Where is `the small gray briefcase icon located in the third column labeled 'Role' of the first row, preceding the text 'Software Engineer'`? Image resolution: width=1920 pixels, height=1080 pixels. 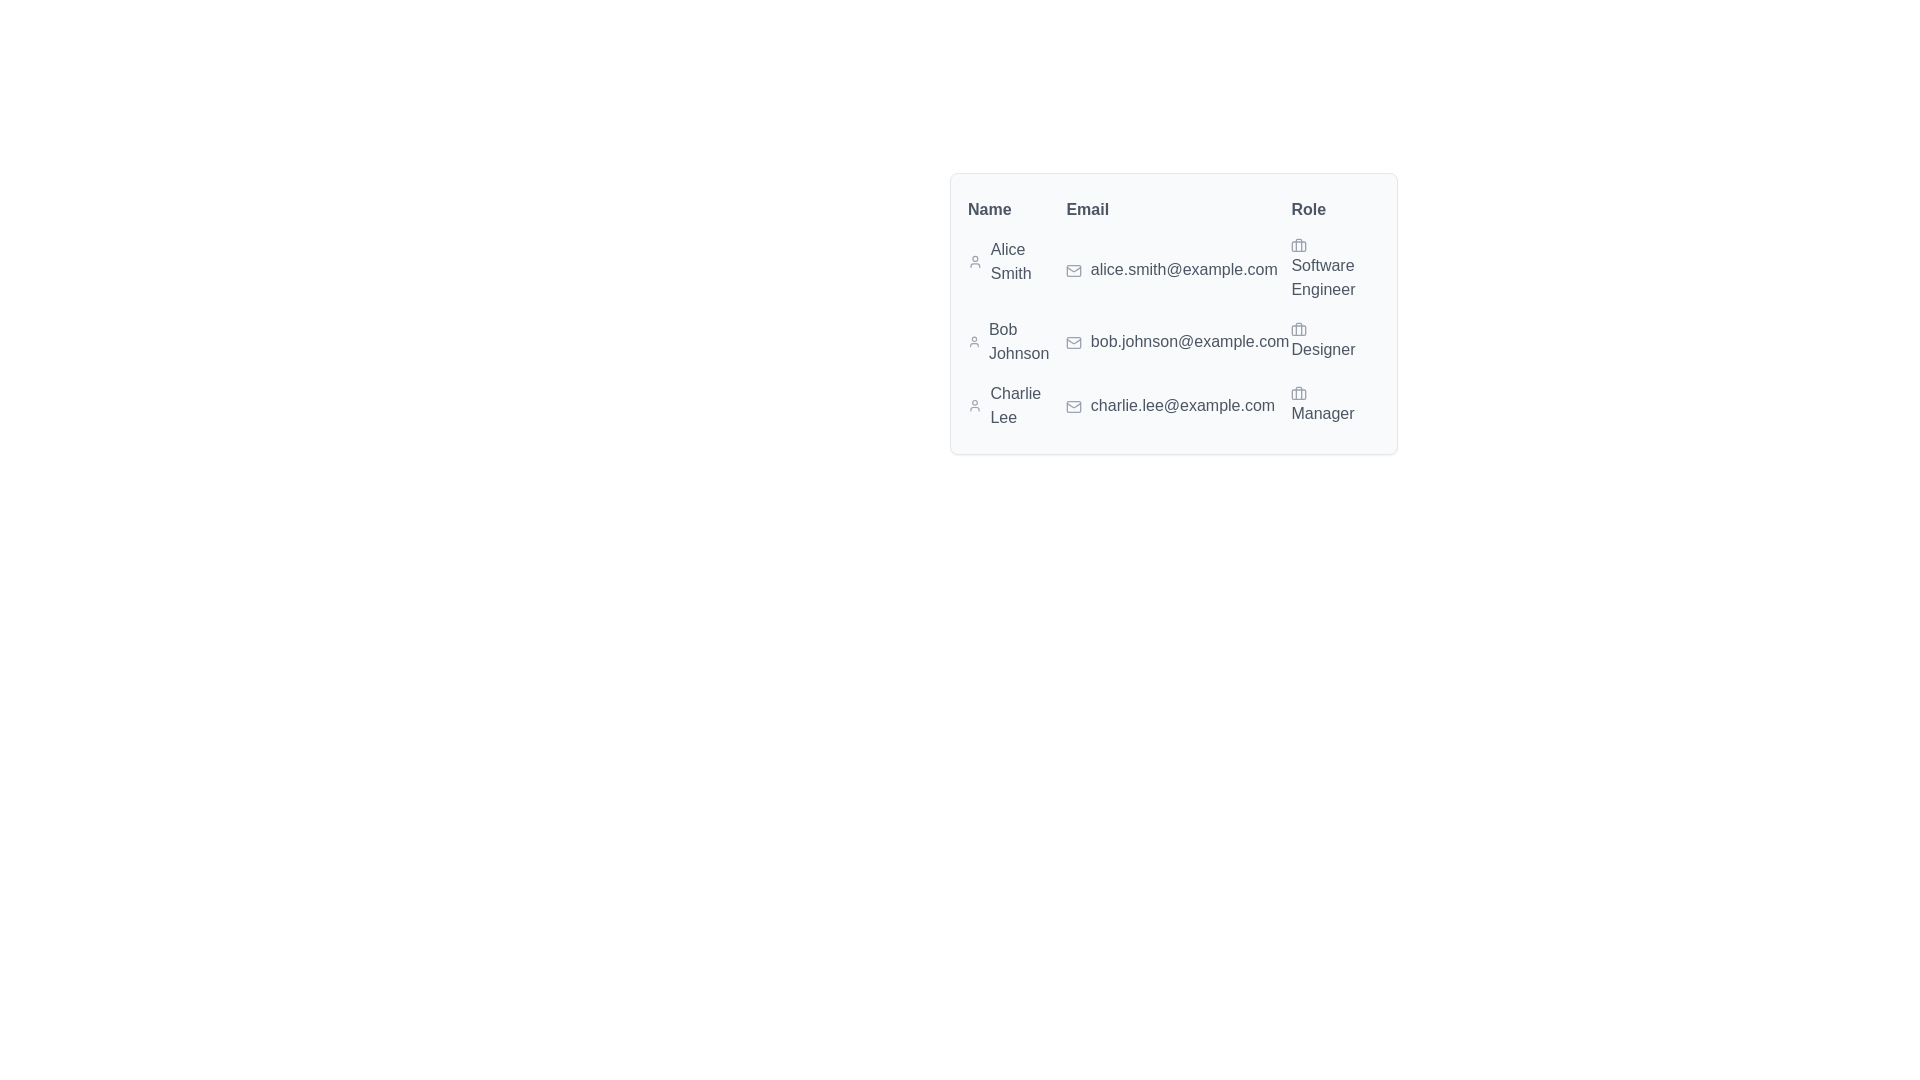 the small gray briefcase icon located in the third column labeled 'Role' of the first row, preceding the text 'Software Engineer' is located at coordinates (1299, 245).